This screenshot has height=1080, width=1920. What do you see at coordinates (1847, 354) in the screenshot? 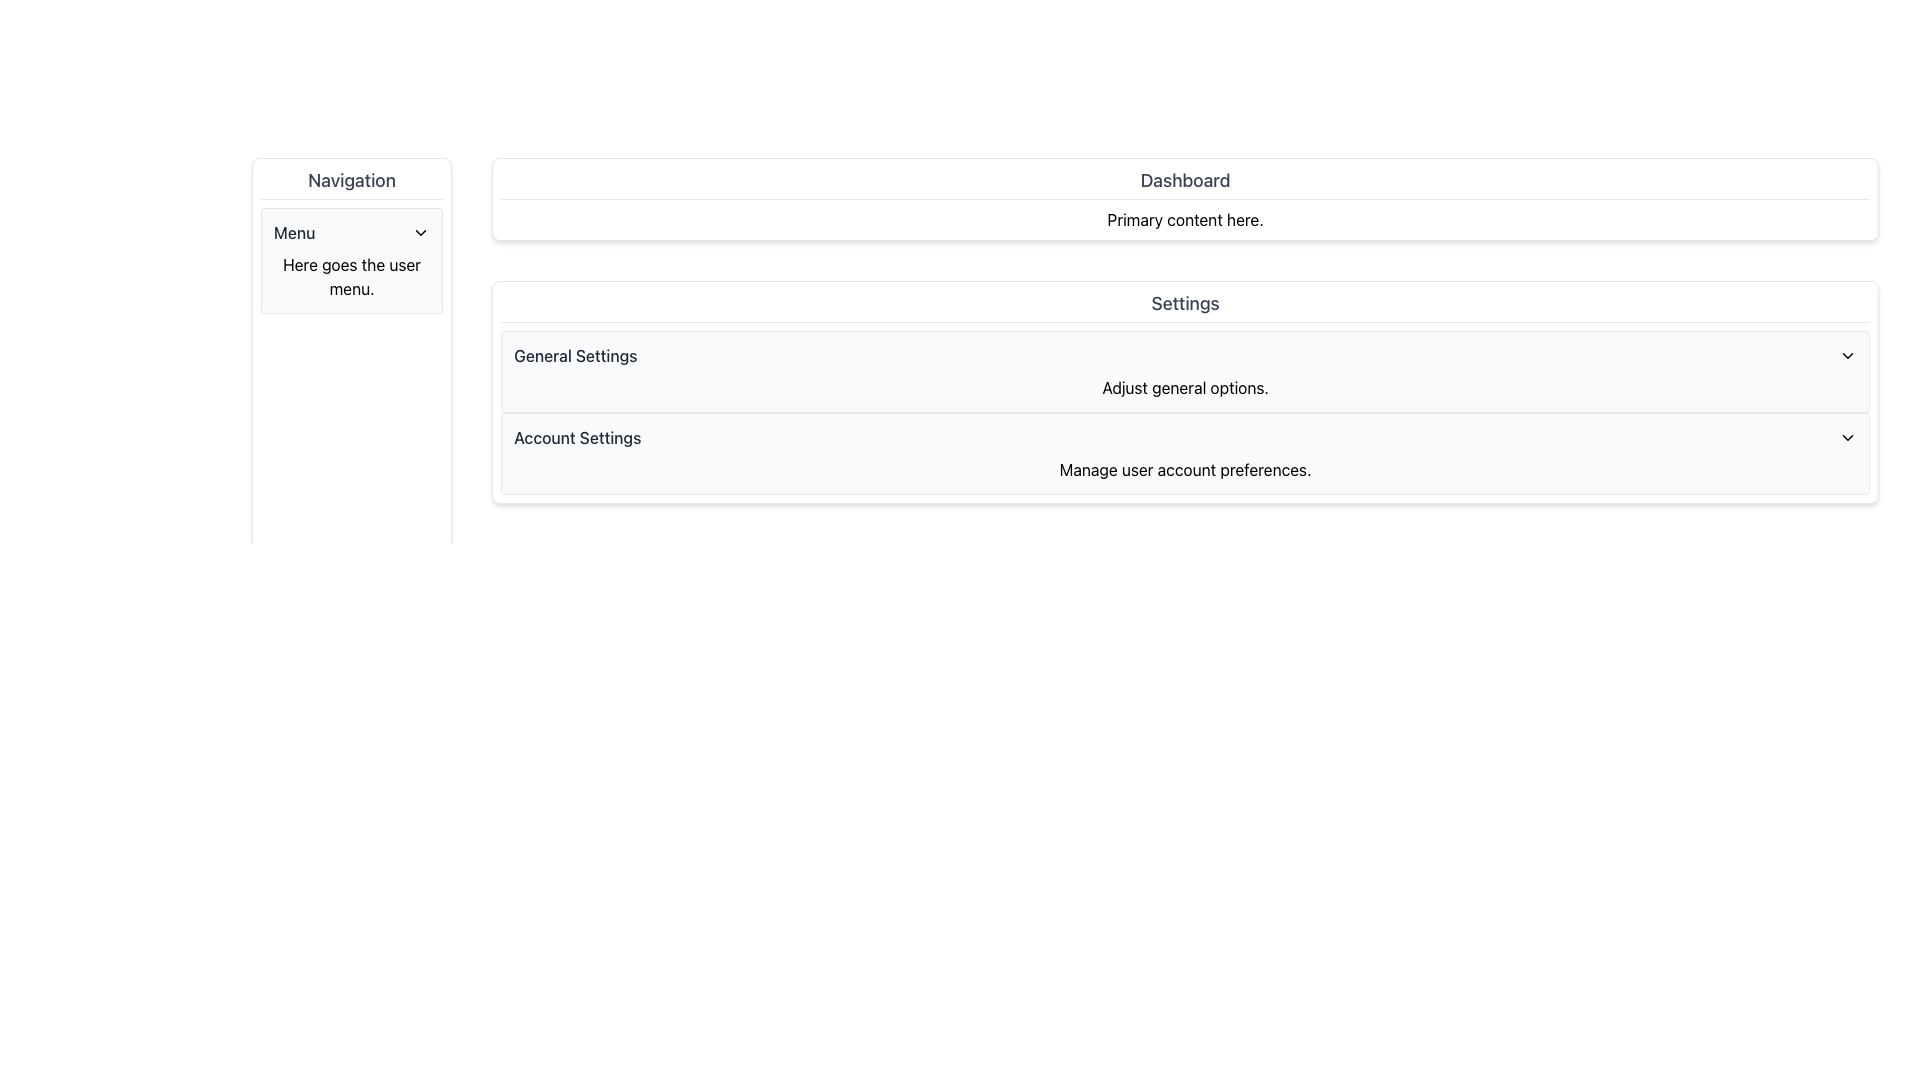
I see `the icon located at the rightmost end of the 'General Settings' header row` at bounding box center [1847, 354].